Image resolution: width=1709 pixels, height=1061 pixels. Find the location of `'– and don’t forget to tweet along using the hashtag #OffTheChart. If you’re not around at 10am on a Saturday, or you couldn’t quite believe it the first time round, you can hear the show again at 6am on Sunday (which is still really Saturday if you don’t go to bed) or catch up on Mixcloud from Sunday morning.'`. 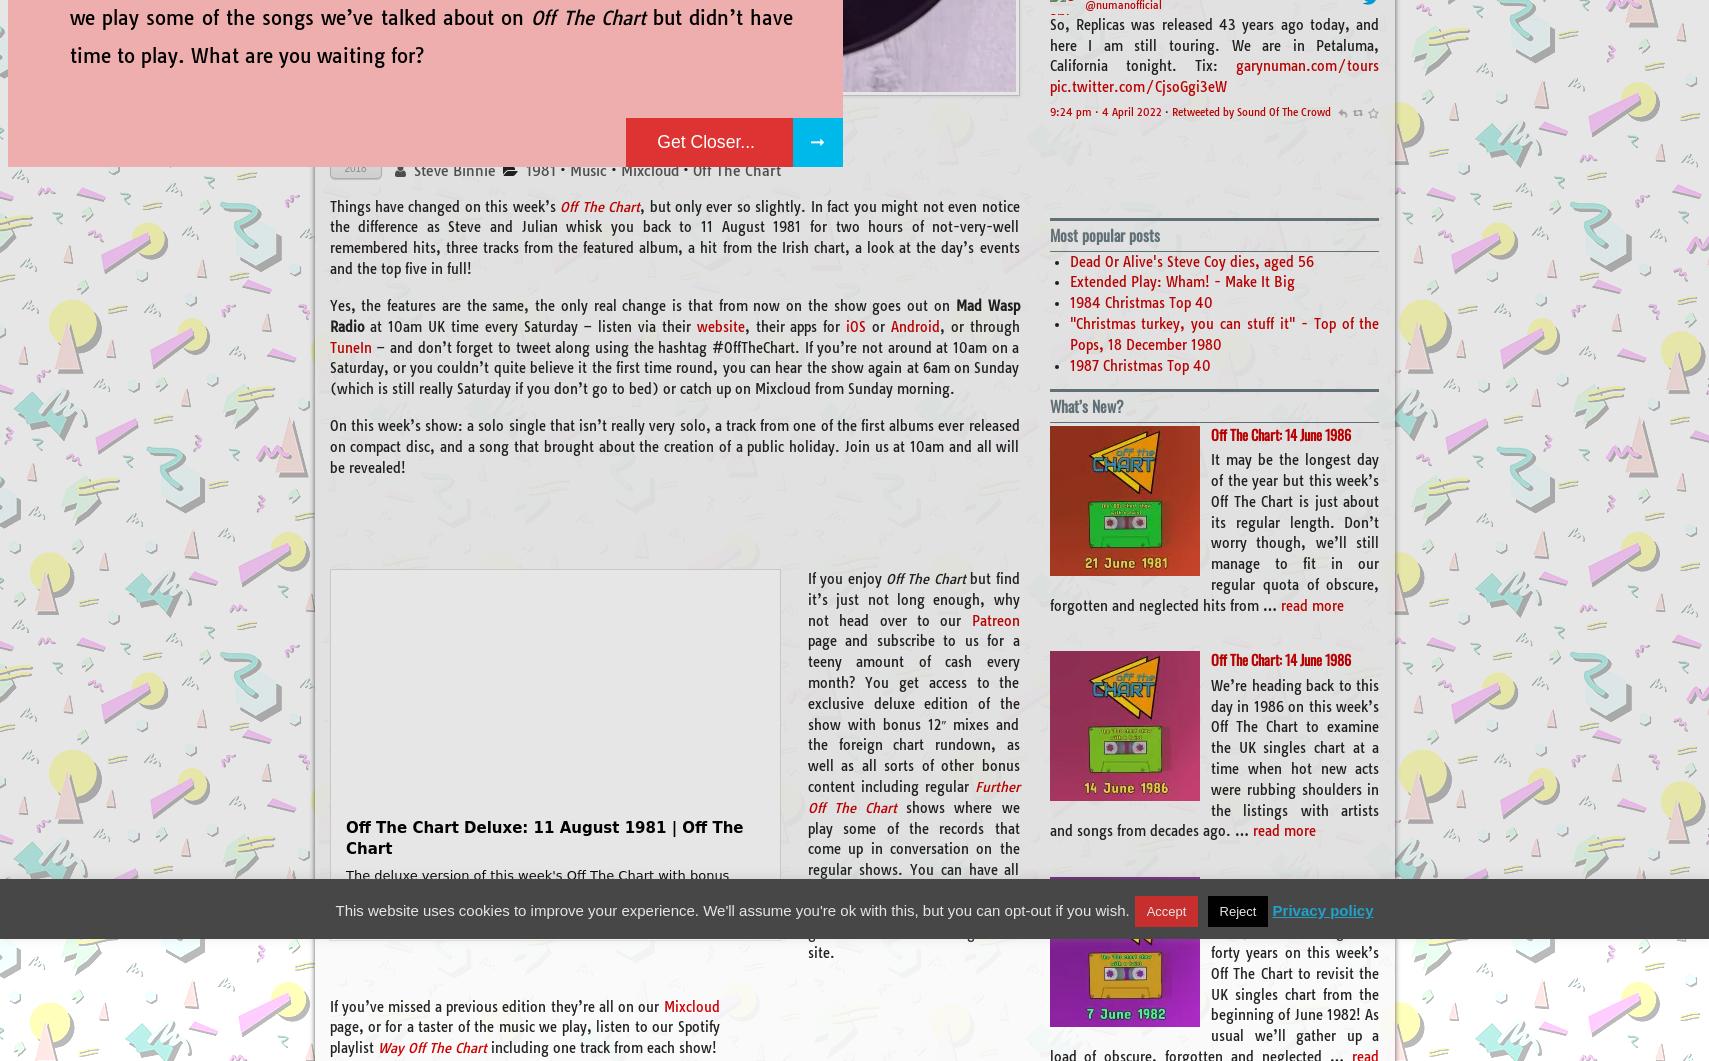

'– and don’t forget to tweet along using the hashtag #OffTheChart. If you’re not around at 10am on a Saturday, or you couldn’t quite believe it the first time round, you can hear the show again at 6am on Sunday (which is still really Saturday if you don’t go to bed) or catch up on Mixcloud from Sunday morning.' is located at coordinates (673, 367).